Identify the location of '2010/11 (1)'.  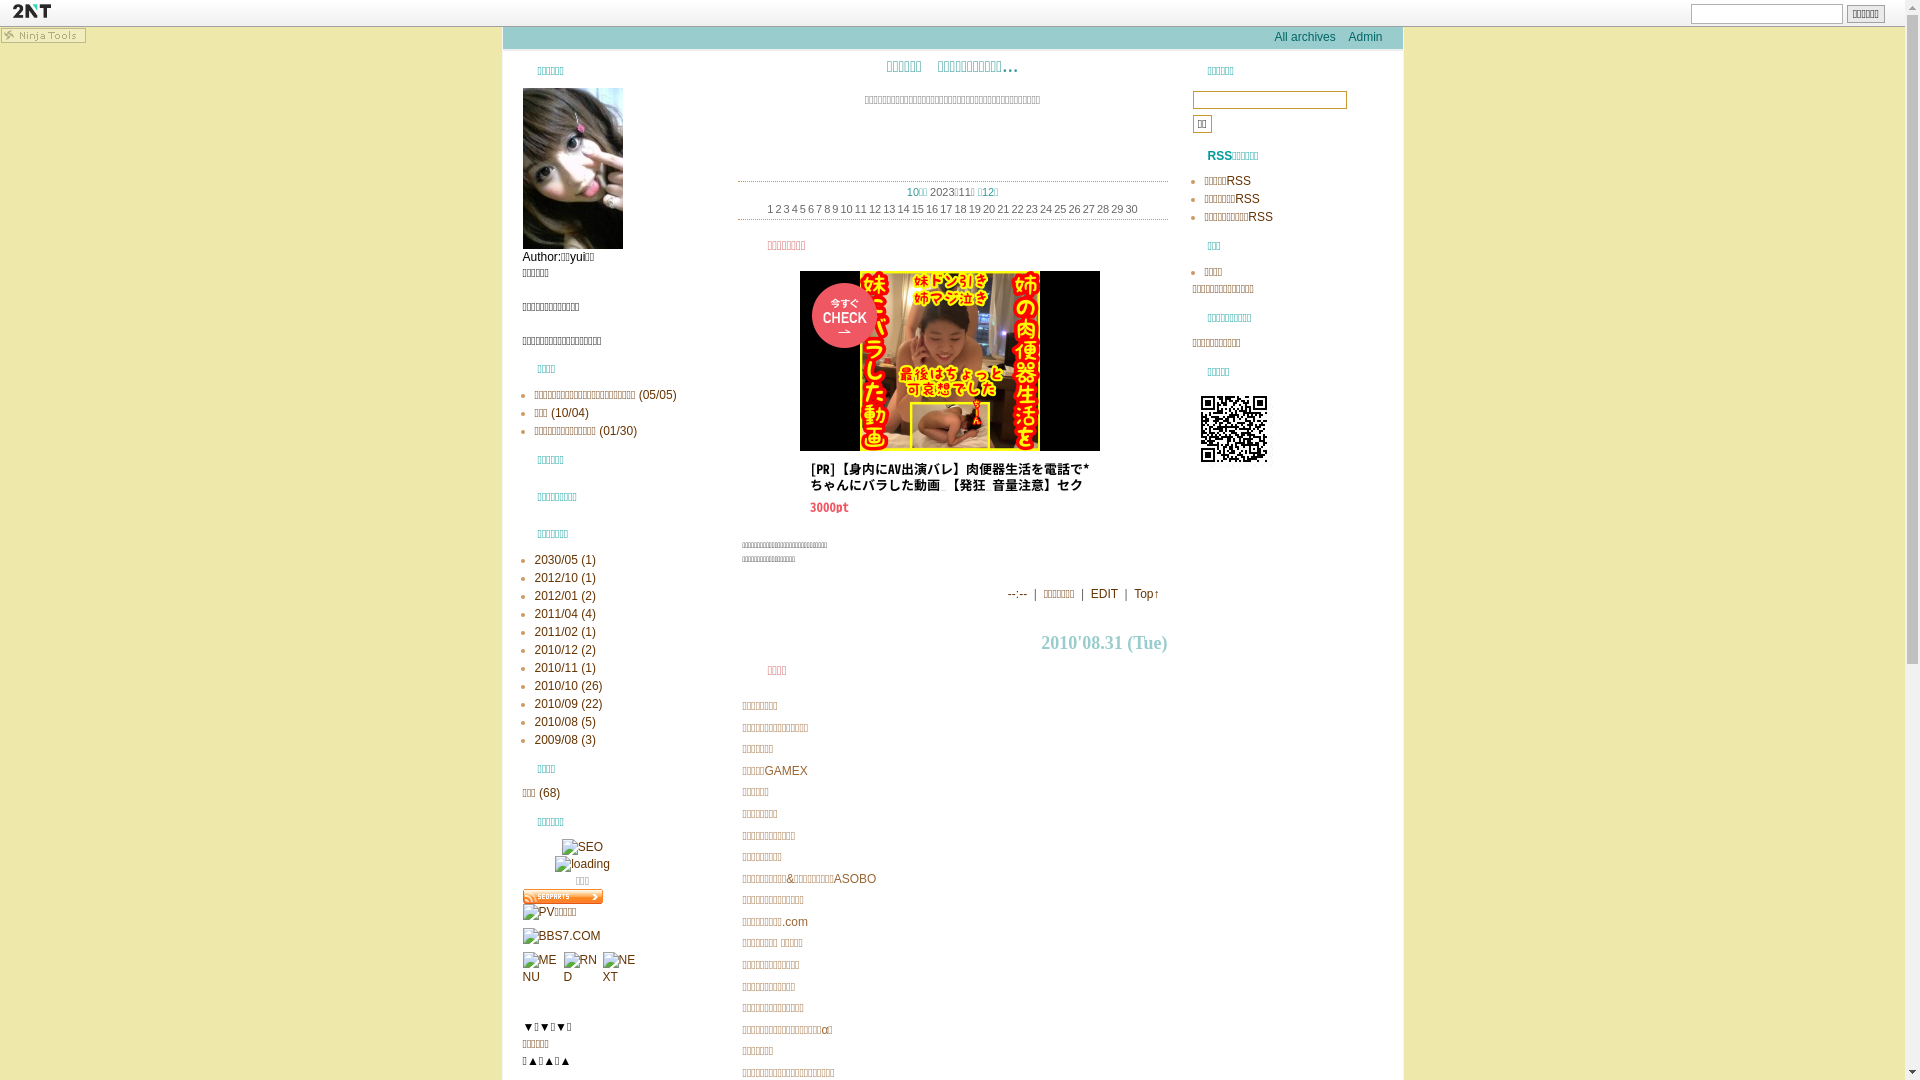
(563, 667).